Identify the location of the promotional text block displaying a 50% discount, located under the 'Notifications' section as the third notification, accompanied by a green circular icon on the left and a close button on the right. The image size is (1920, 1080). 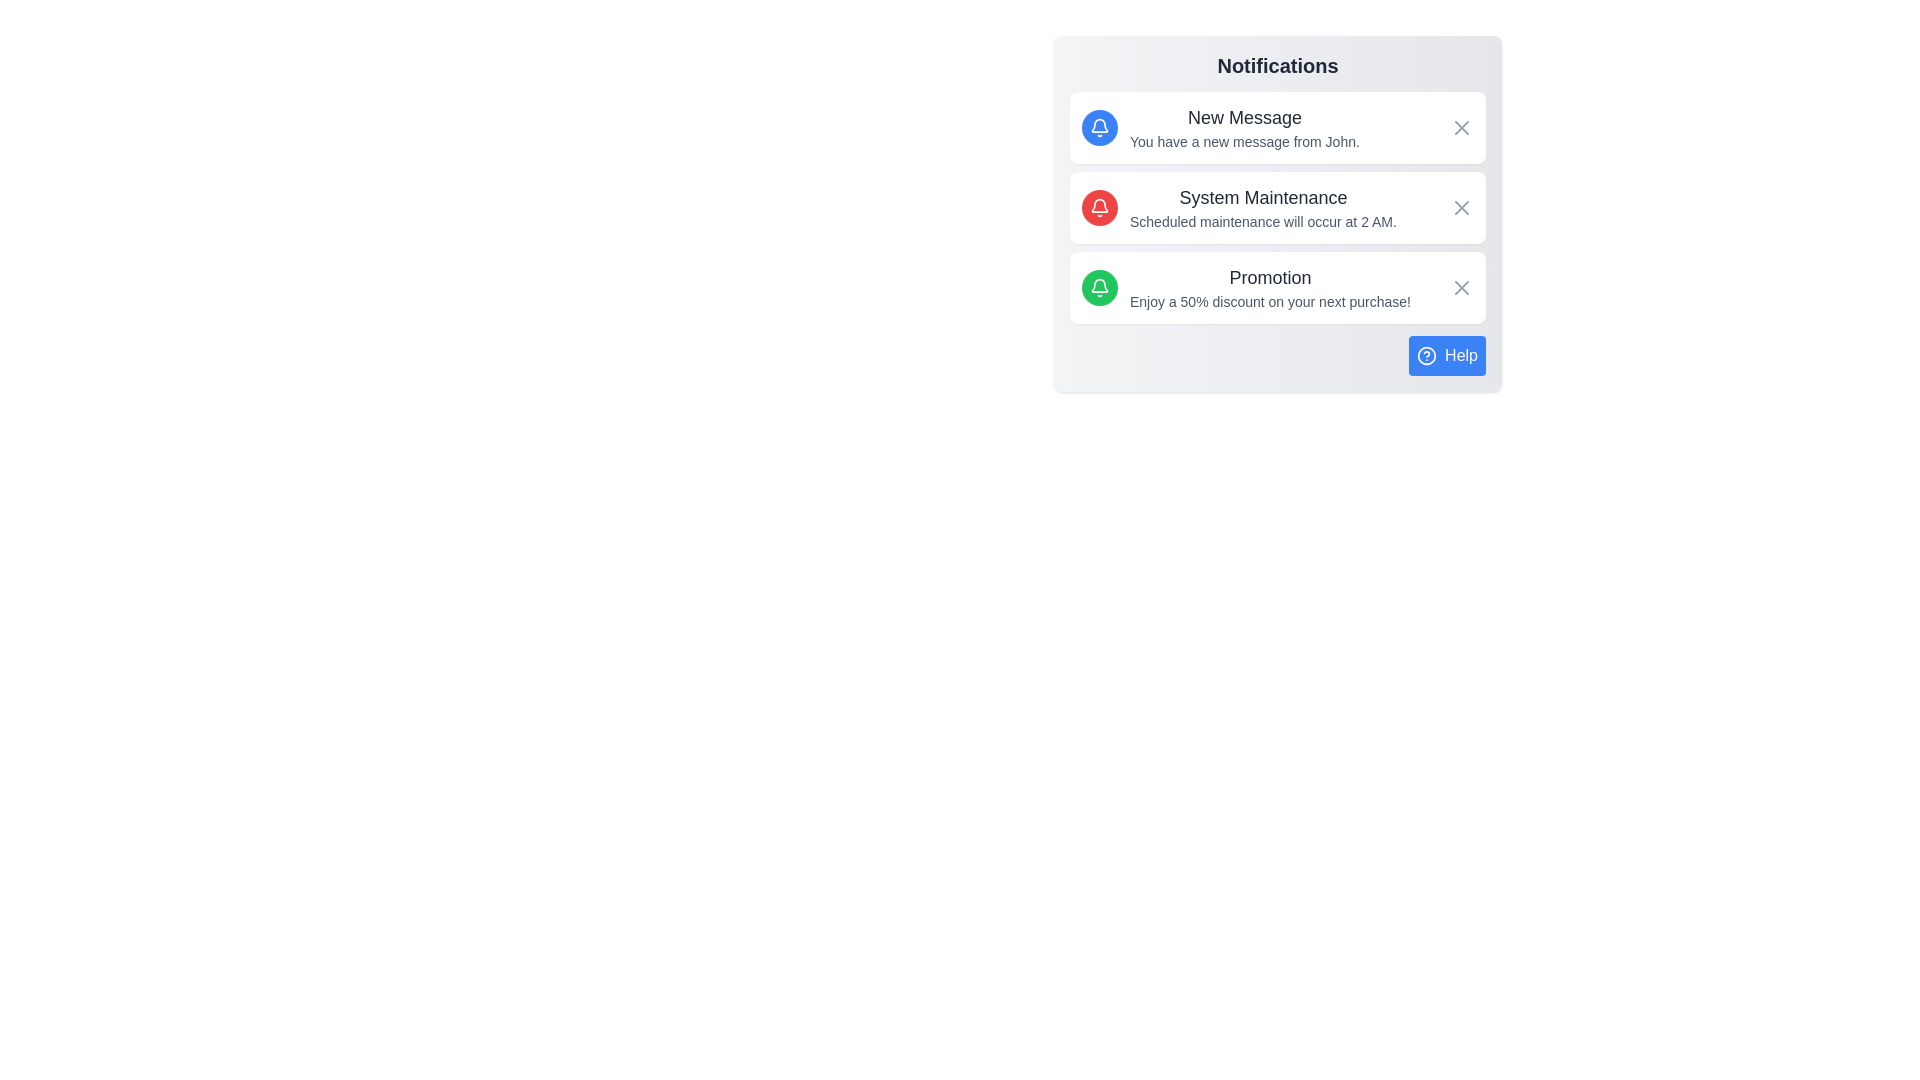
(1269, 288).